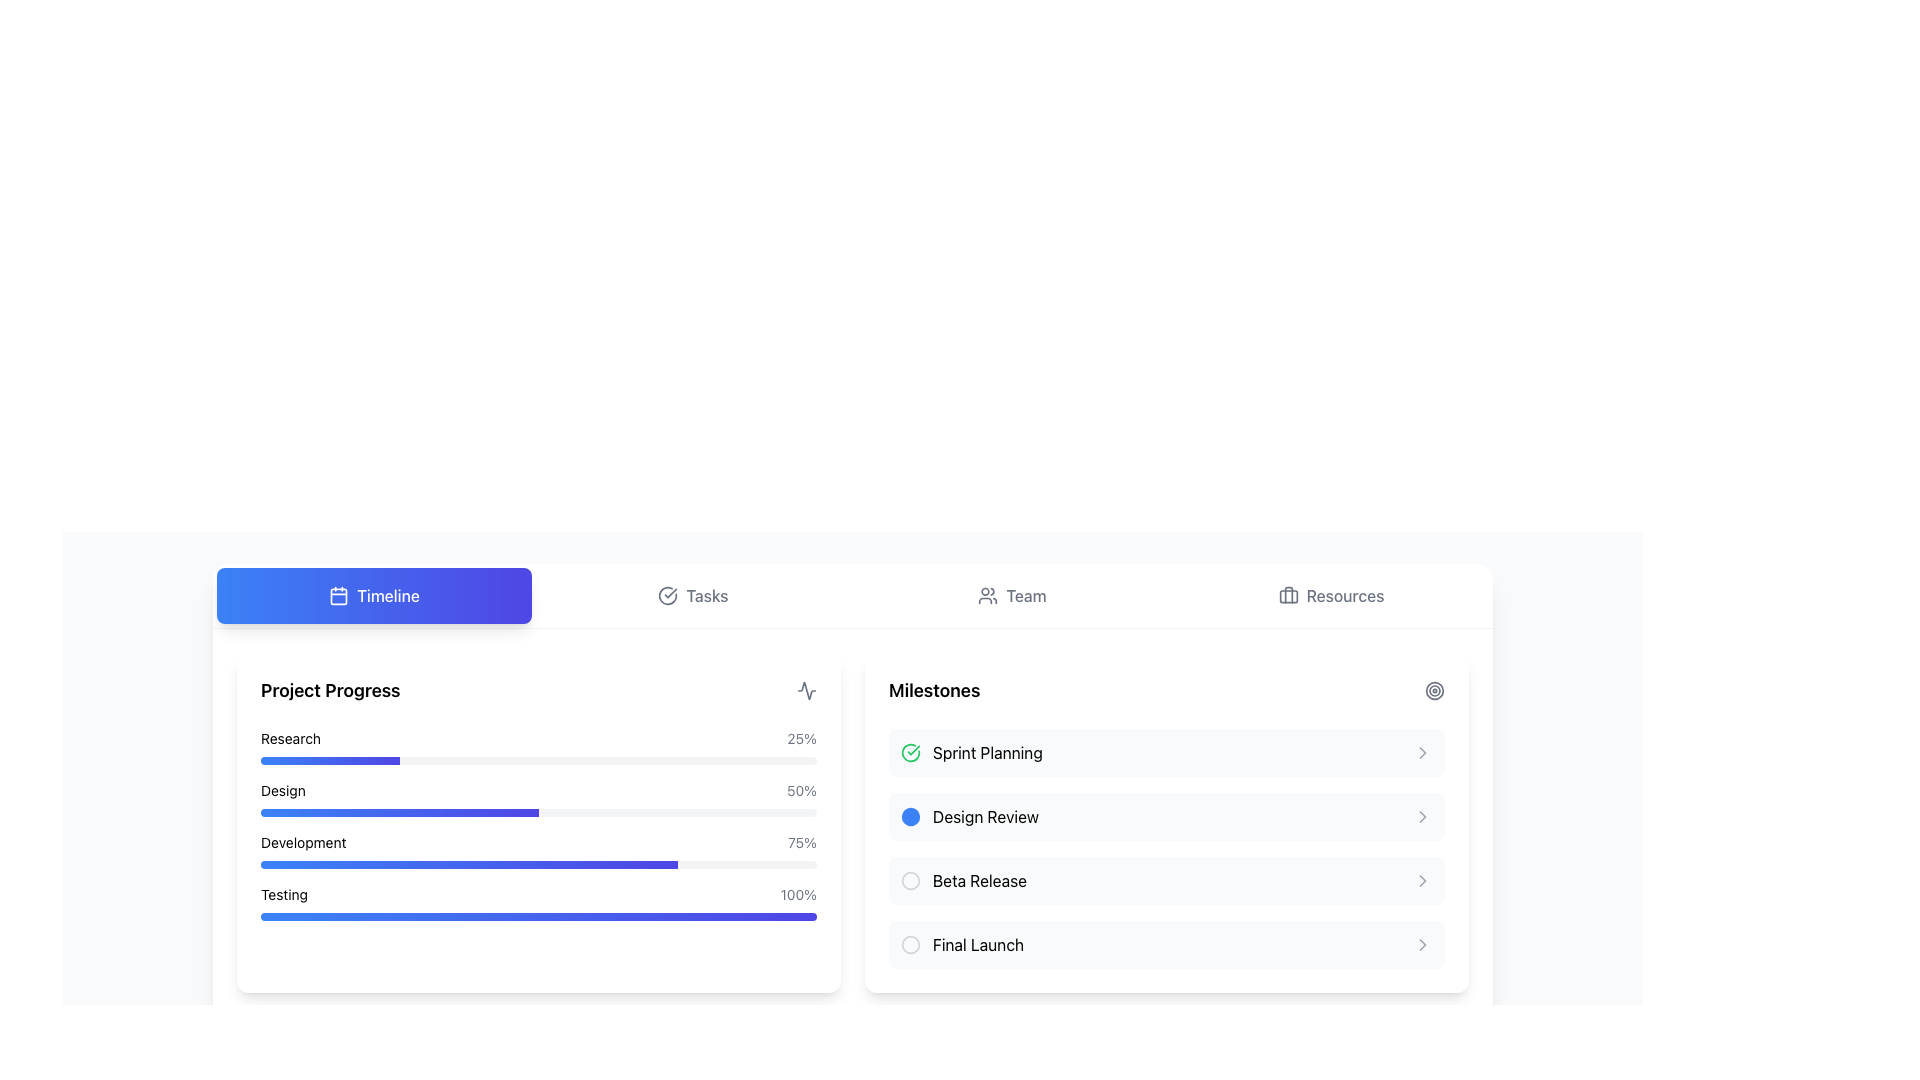  Describe the element at coordinates (1421, 945) in the screenshot. I see `the right-facing chevron icon in the 'Milestones' section of the 'Timeline' tab, which is styled in gray with smooth round edges` at that location.